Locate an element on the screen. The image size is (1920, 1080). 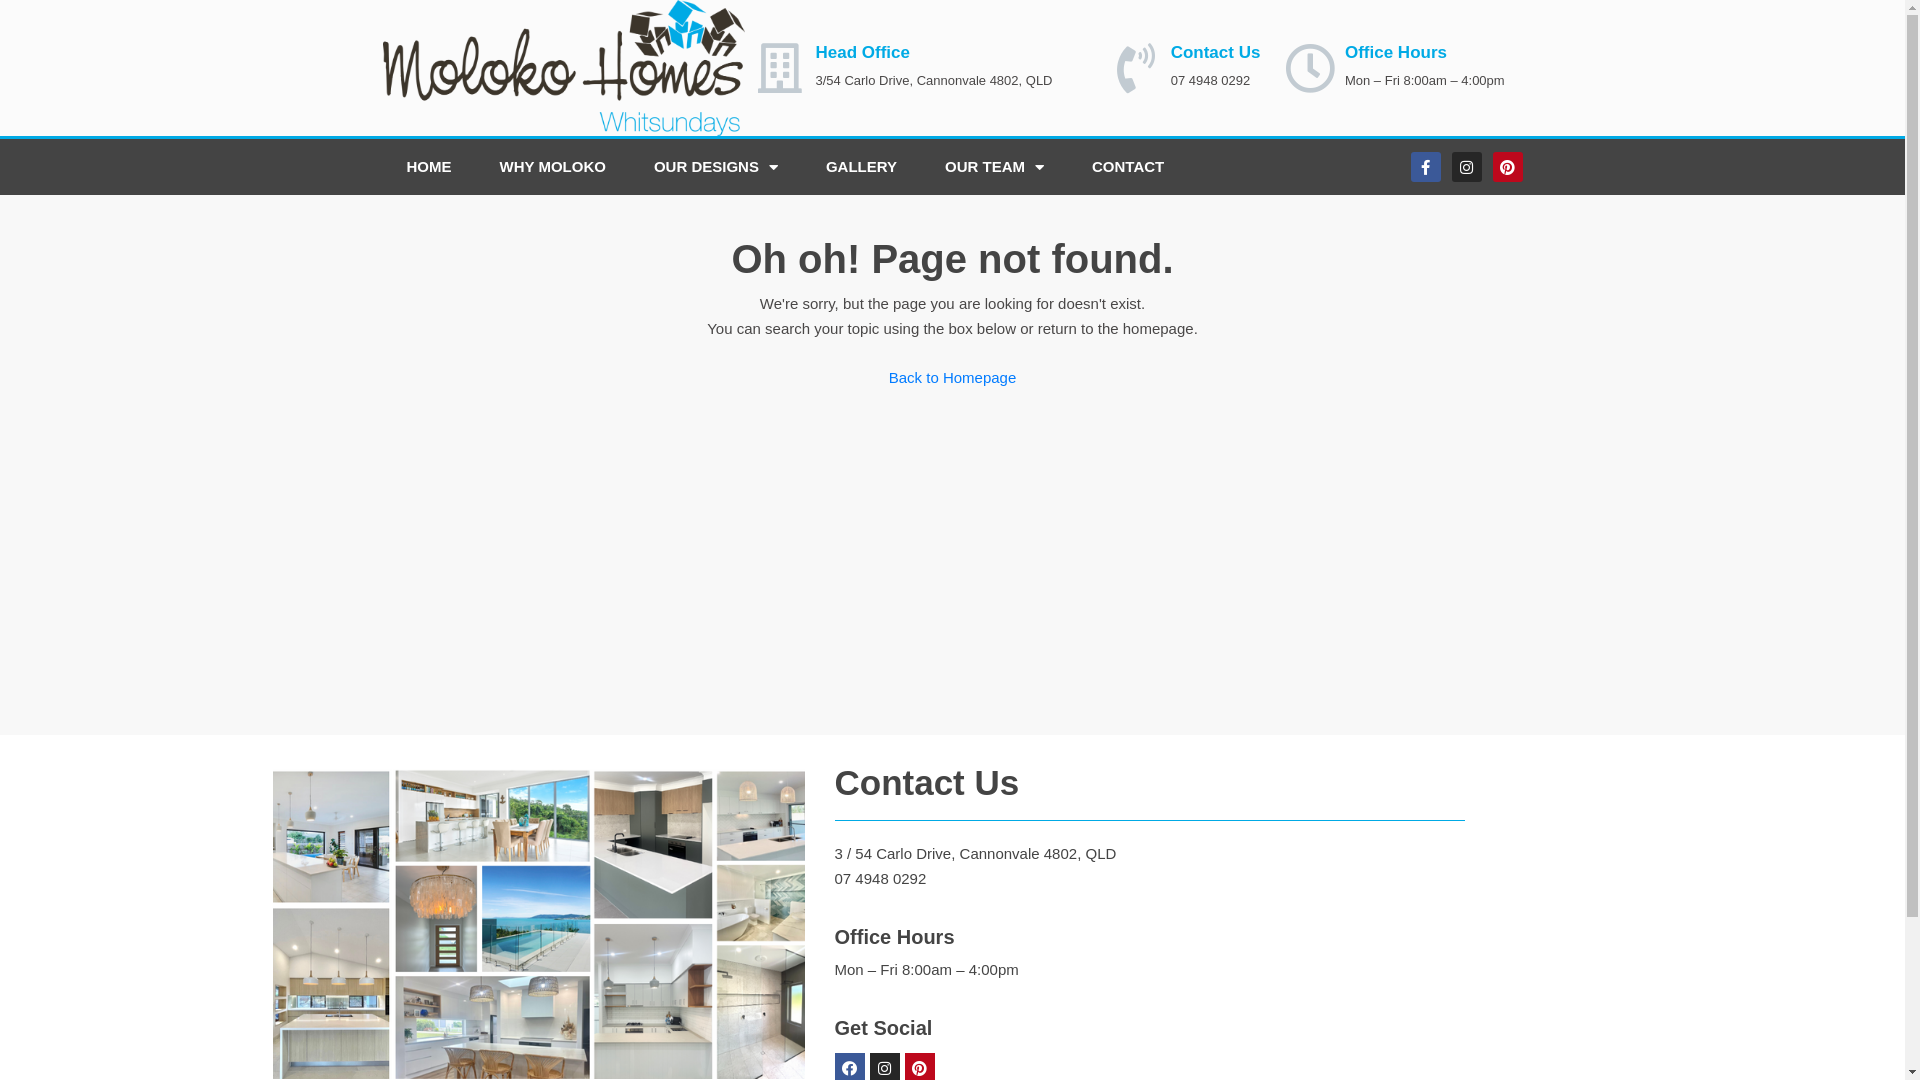
'HOME' is located at coordinates (427, 165).